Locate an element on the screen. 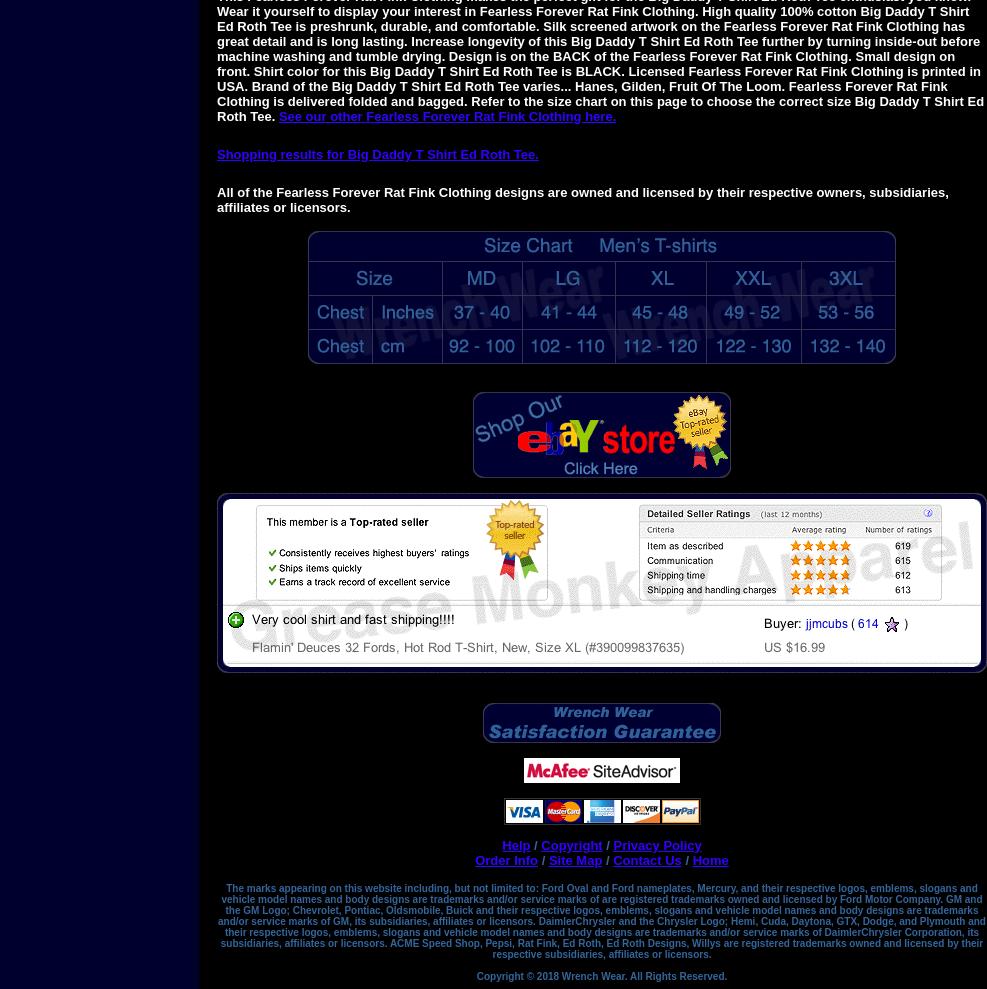  'Order Info' is located at coordinates (474, 860).